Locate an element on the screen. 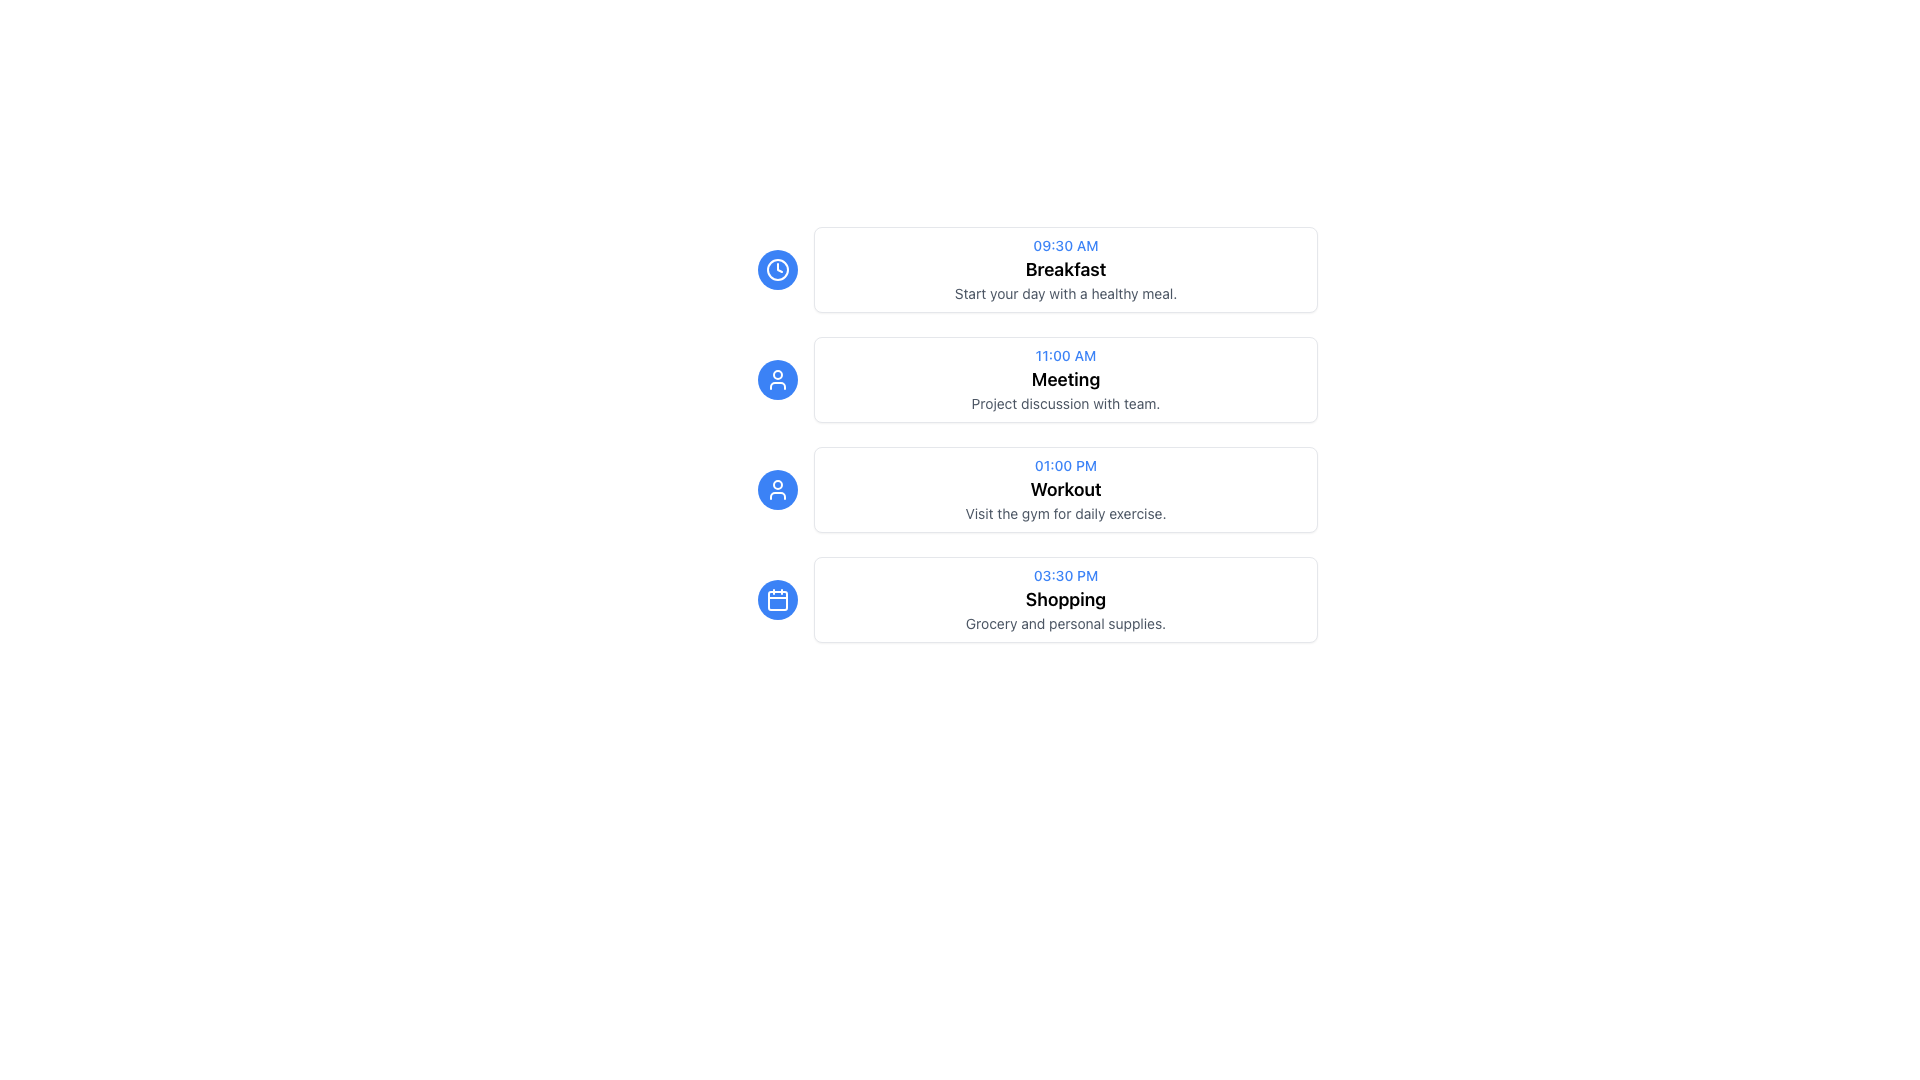 This screenshot has height=1080, width=1920. graphical properties of the blue circular element resembling a clock icon, which is the first in a vertical list of icons on the left side of the interface is located at coordinates (776, 270).